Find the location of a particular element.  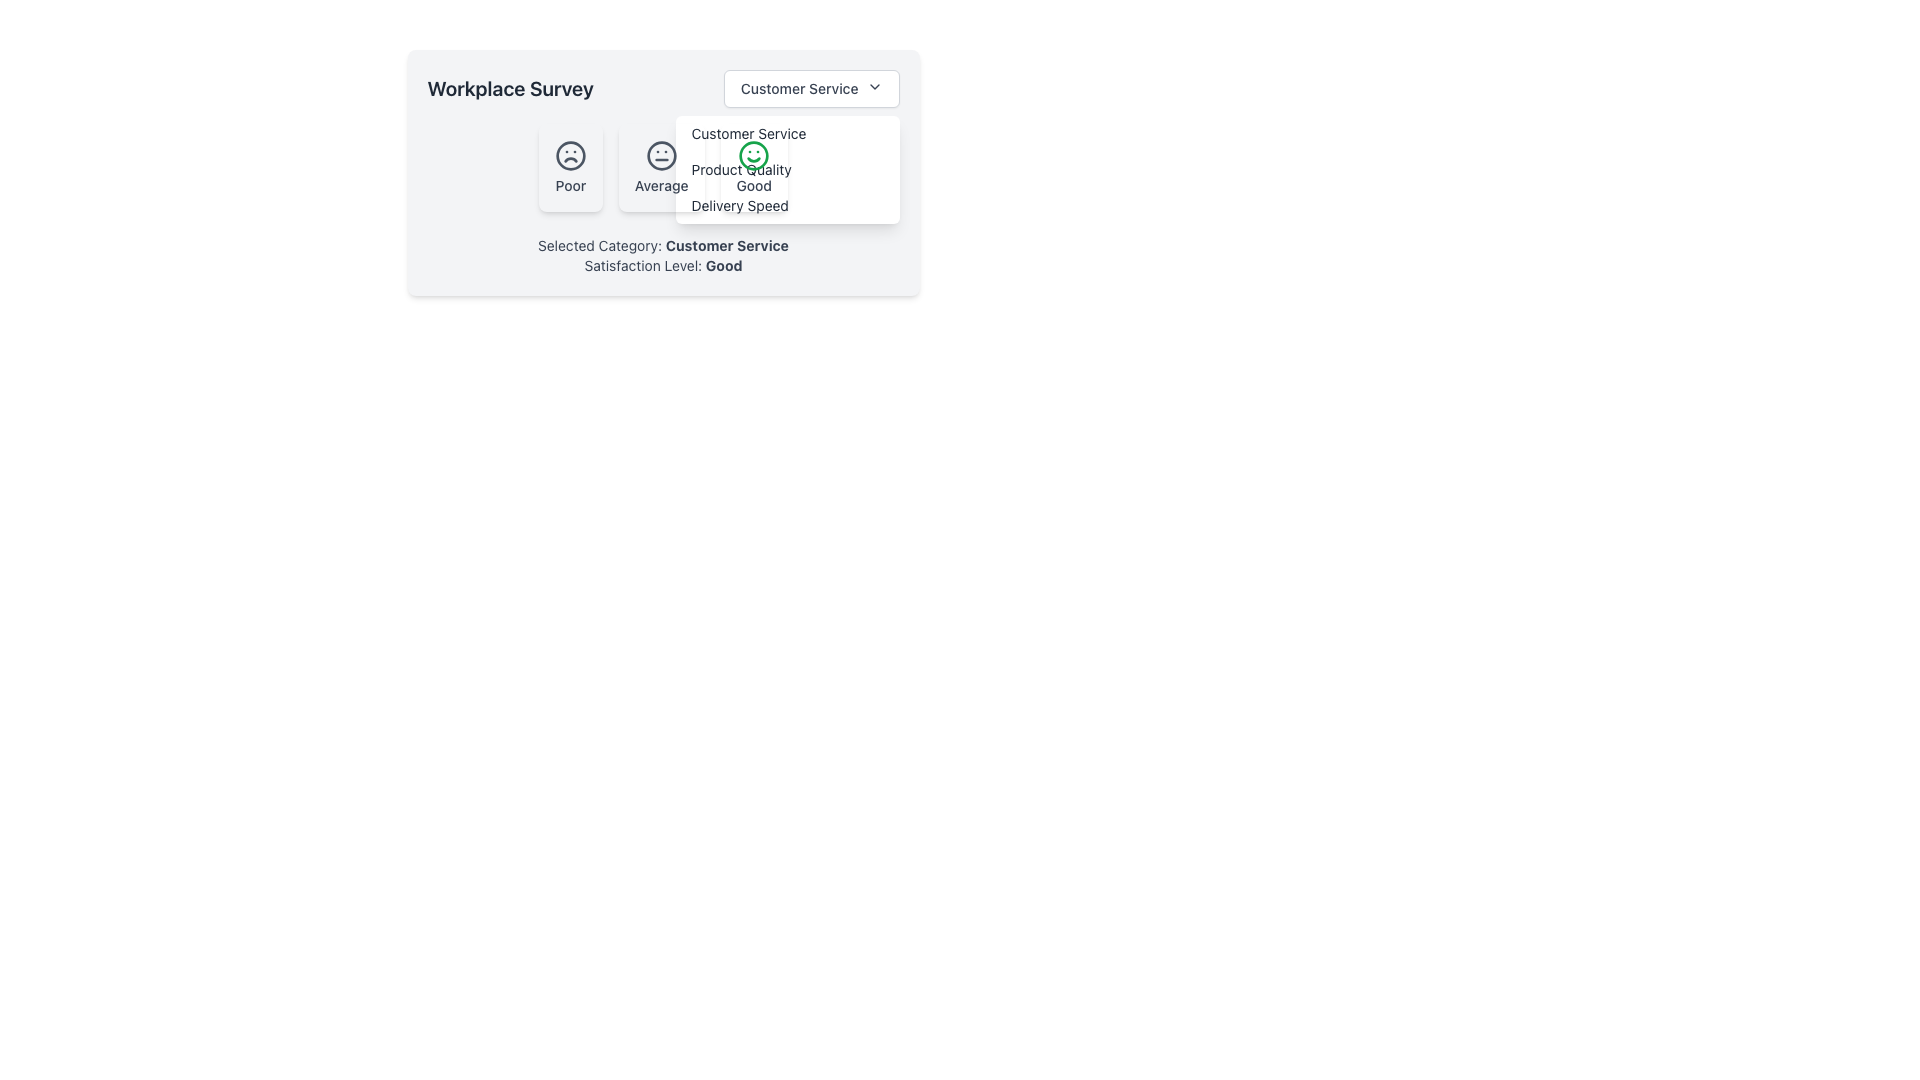

the 'Customer Service' text label, which indicates the current category selection and is positioned near the bottom of the interface, above 'Satisfaction Level: Good' is located at coordinates (663, 245).